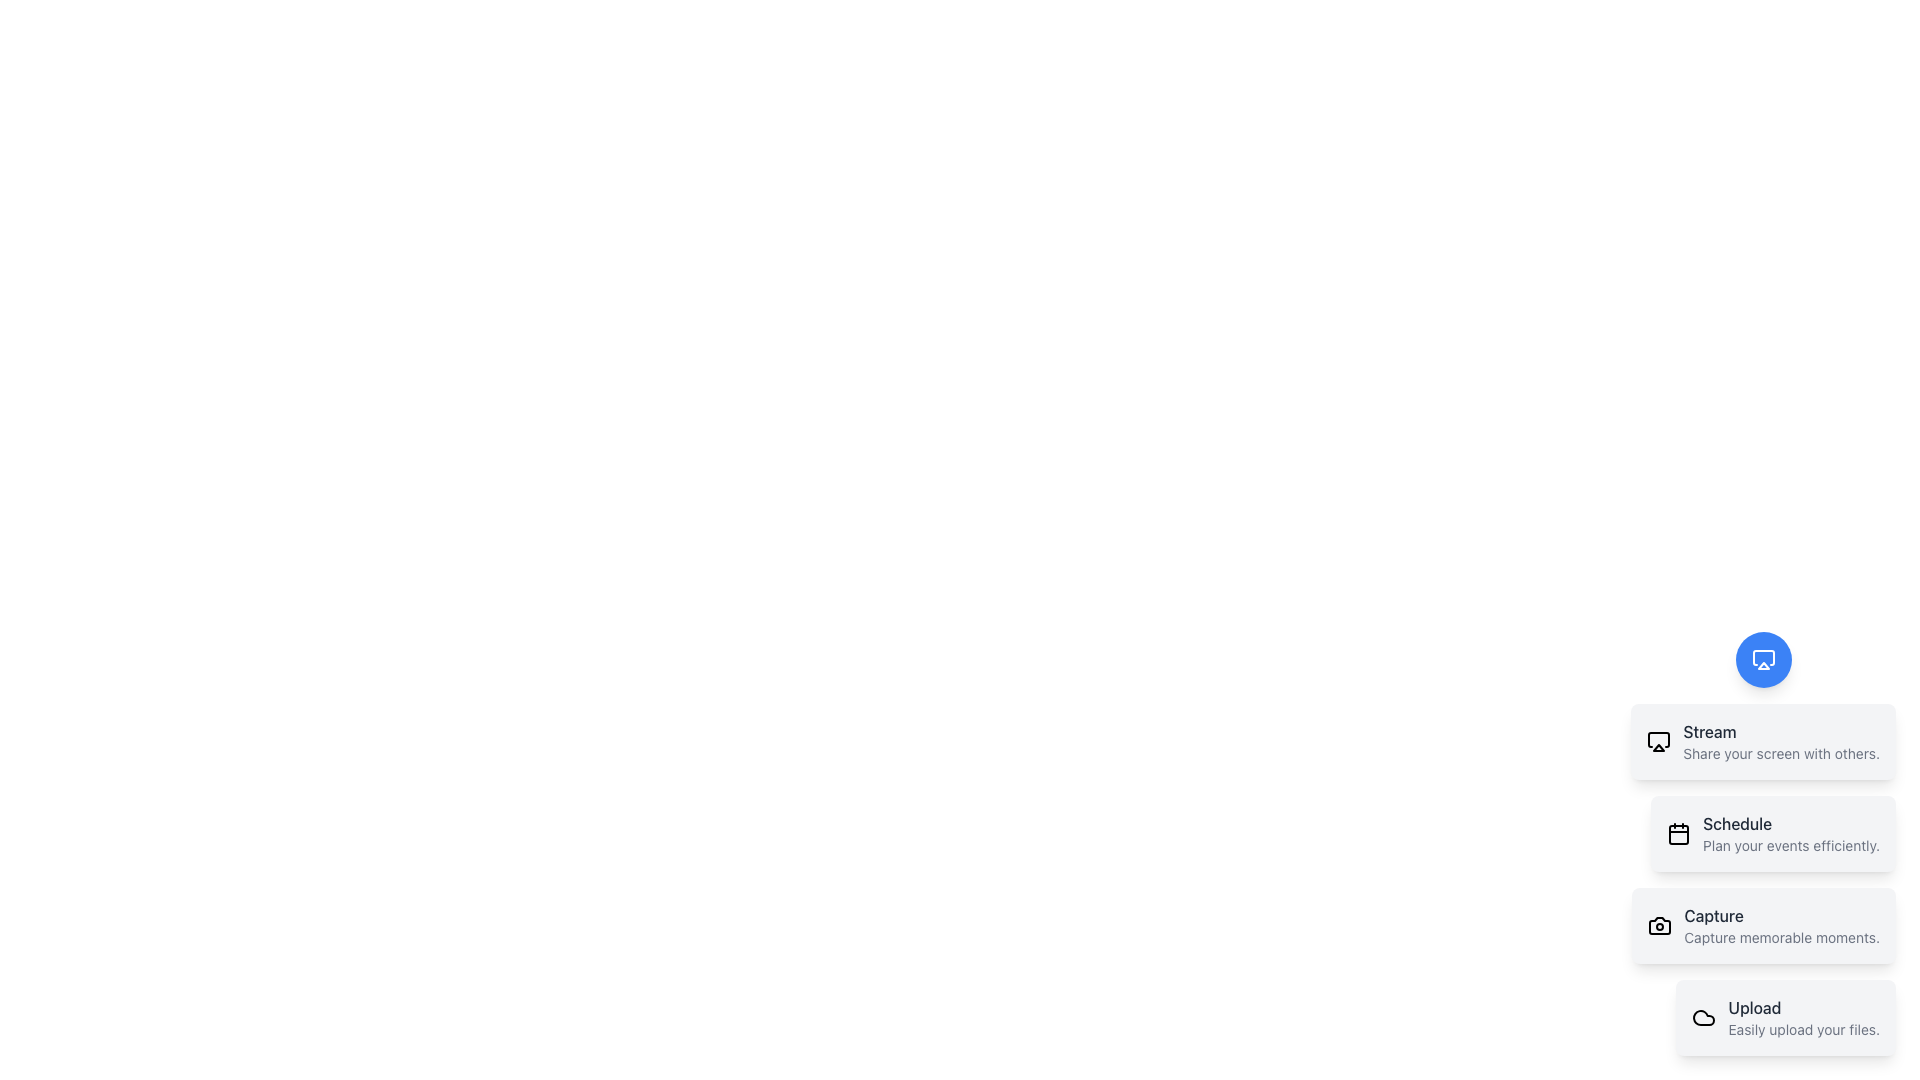  Describe the element at coordinates (1763, 925) in the screenshot. I see `the capturing feature button, which is the third button in a vertical arrangement of four cards, located below the 'Schedule' card and above the 'Upload' card` at that location.